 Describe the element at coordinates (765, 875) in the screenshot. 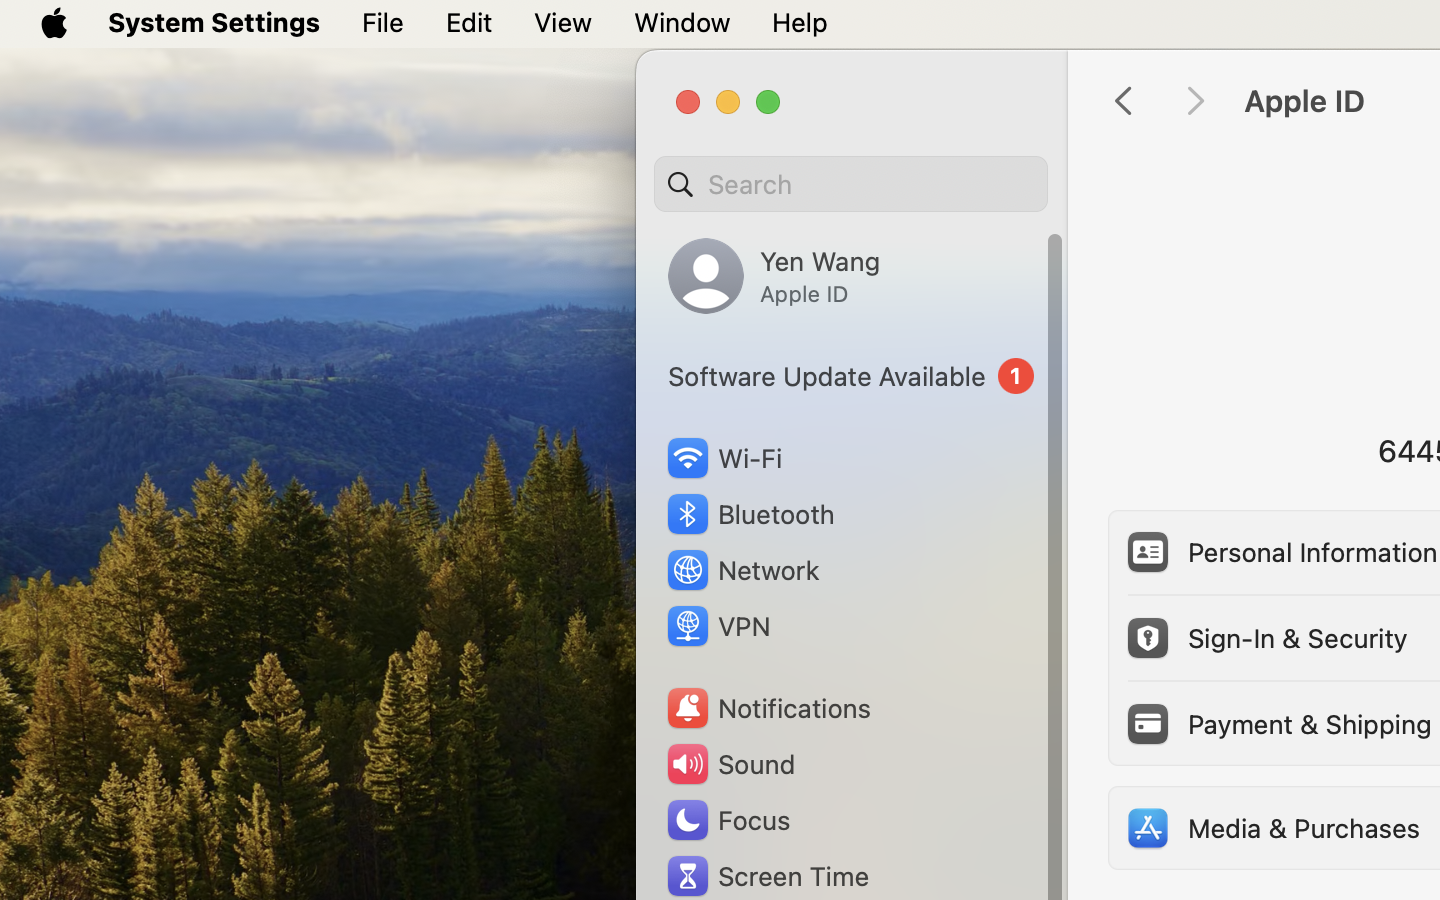

I see `'Screen Time'` at that location.